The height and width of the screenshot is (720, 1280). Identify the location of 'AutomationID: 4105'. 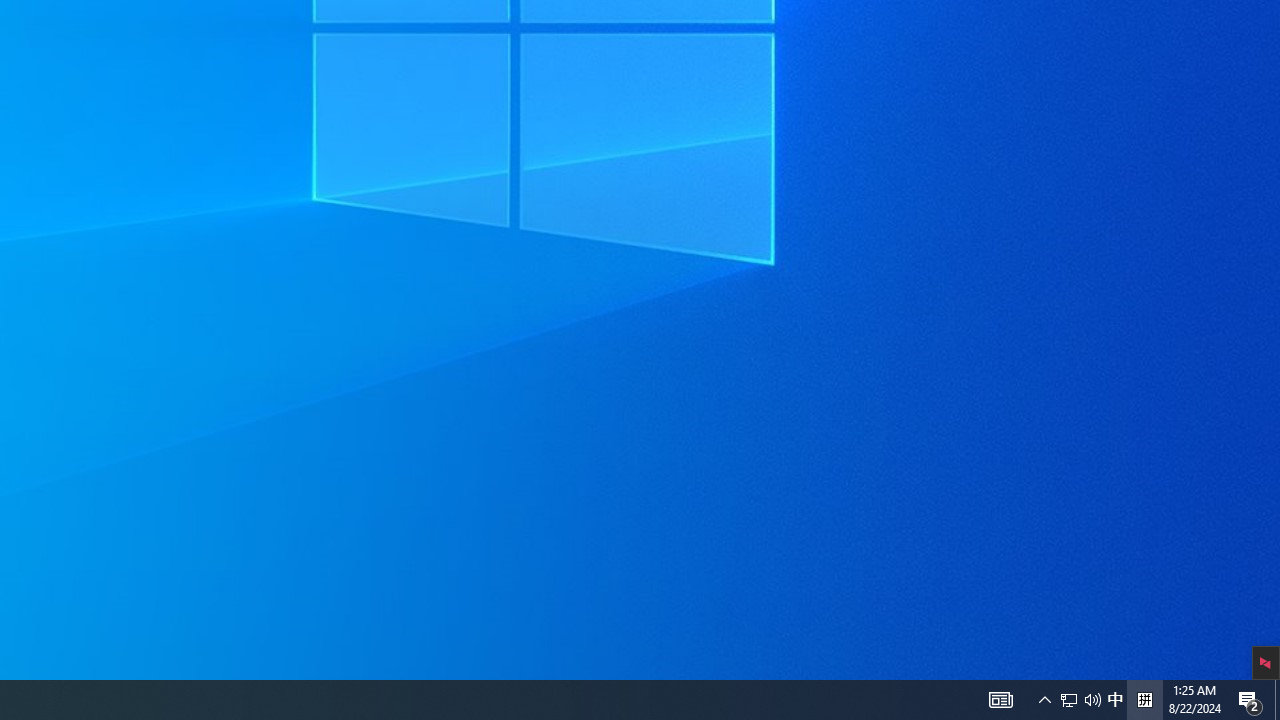
(1000, 698).